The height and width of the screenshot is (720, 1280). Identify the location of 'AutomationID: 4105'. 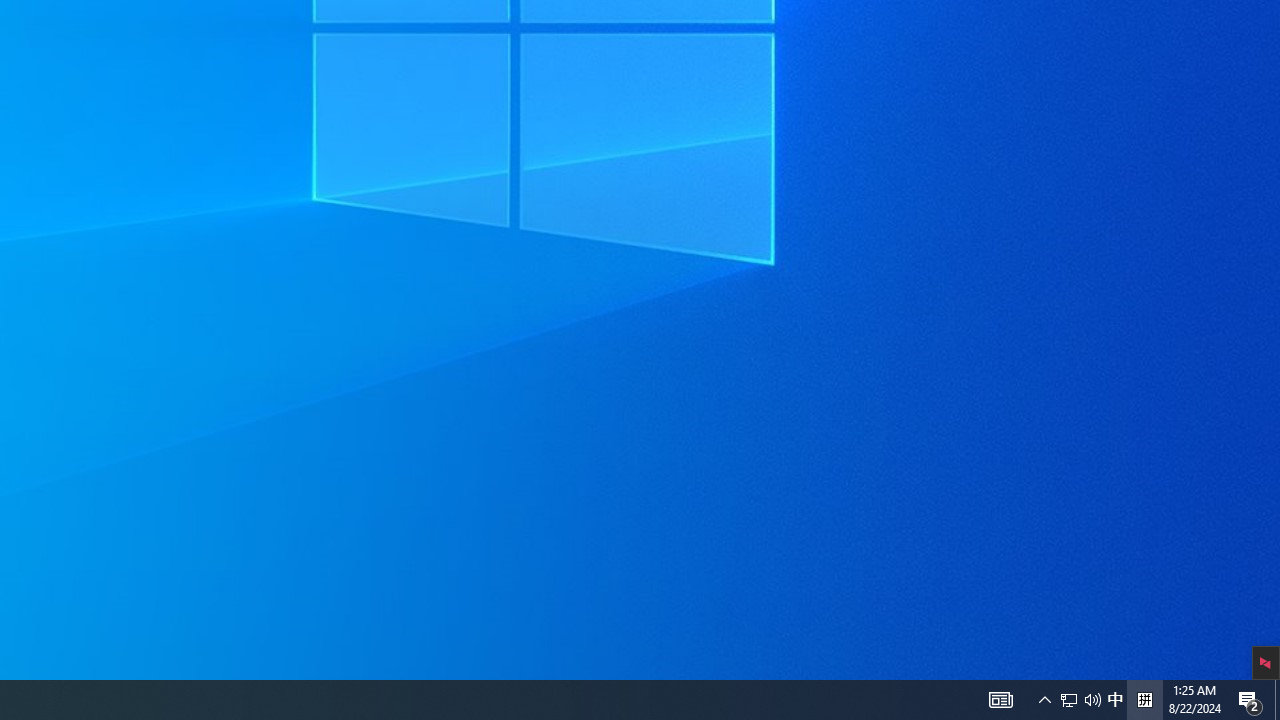
(1000, 698).